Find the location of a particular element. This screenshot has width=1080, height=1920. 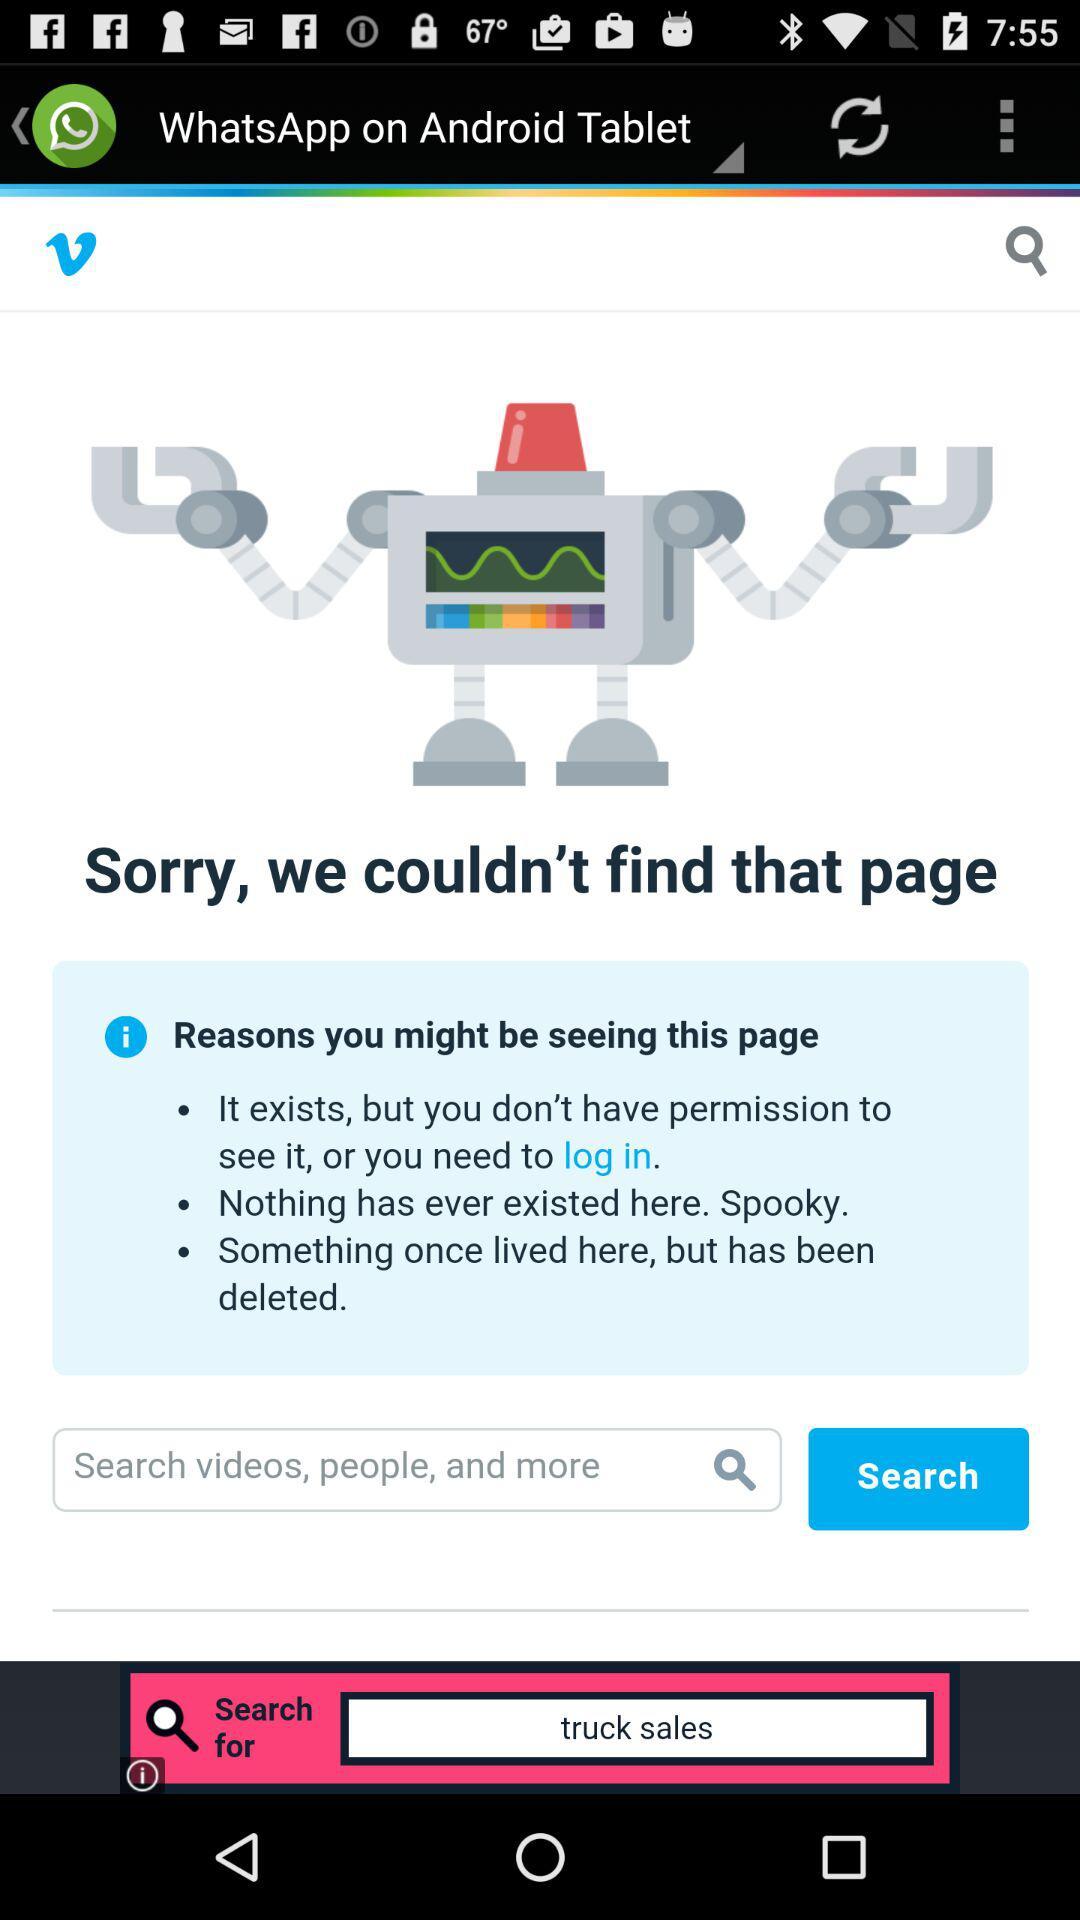

visit sponsor advertisement is located at coordinates (540, 1727).